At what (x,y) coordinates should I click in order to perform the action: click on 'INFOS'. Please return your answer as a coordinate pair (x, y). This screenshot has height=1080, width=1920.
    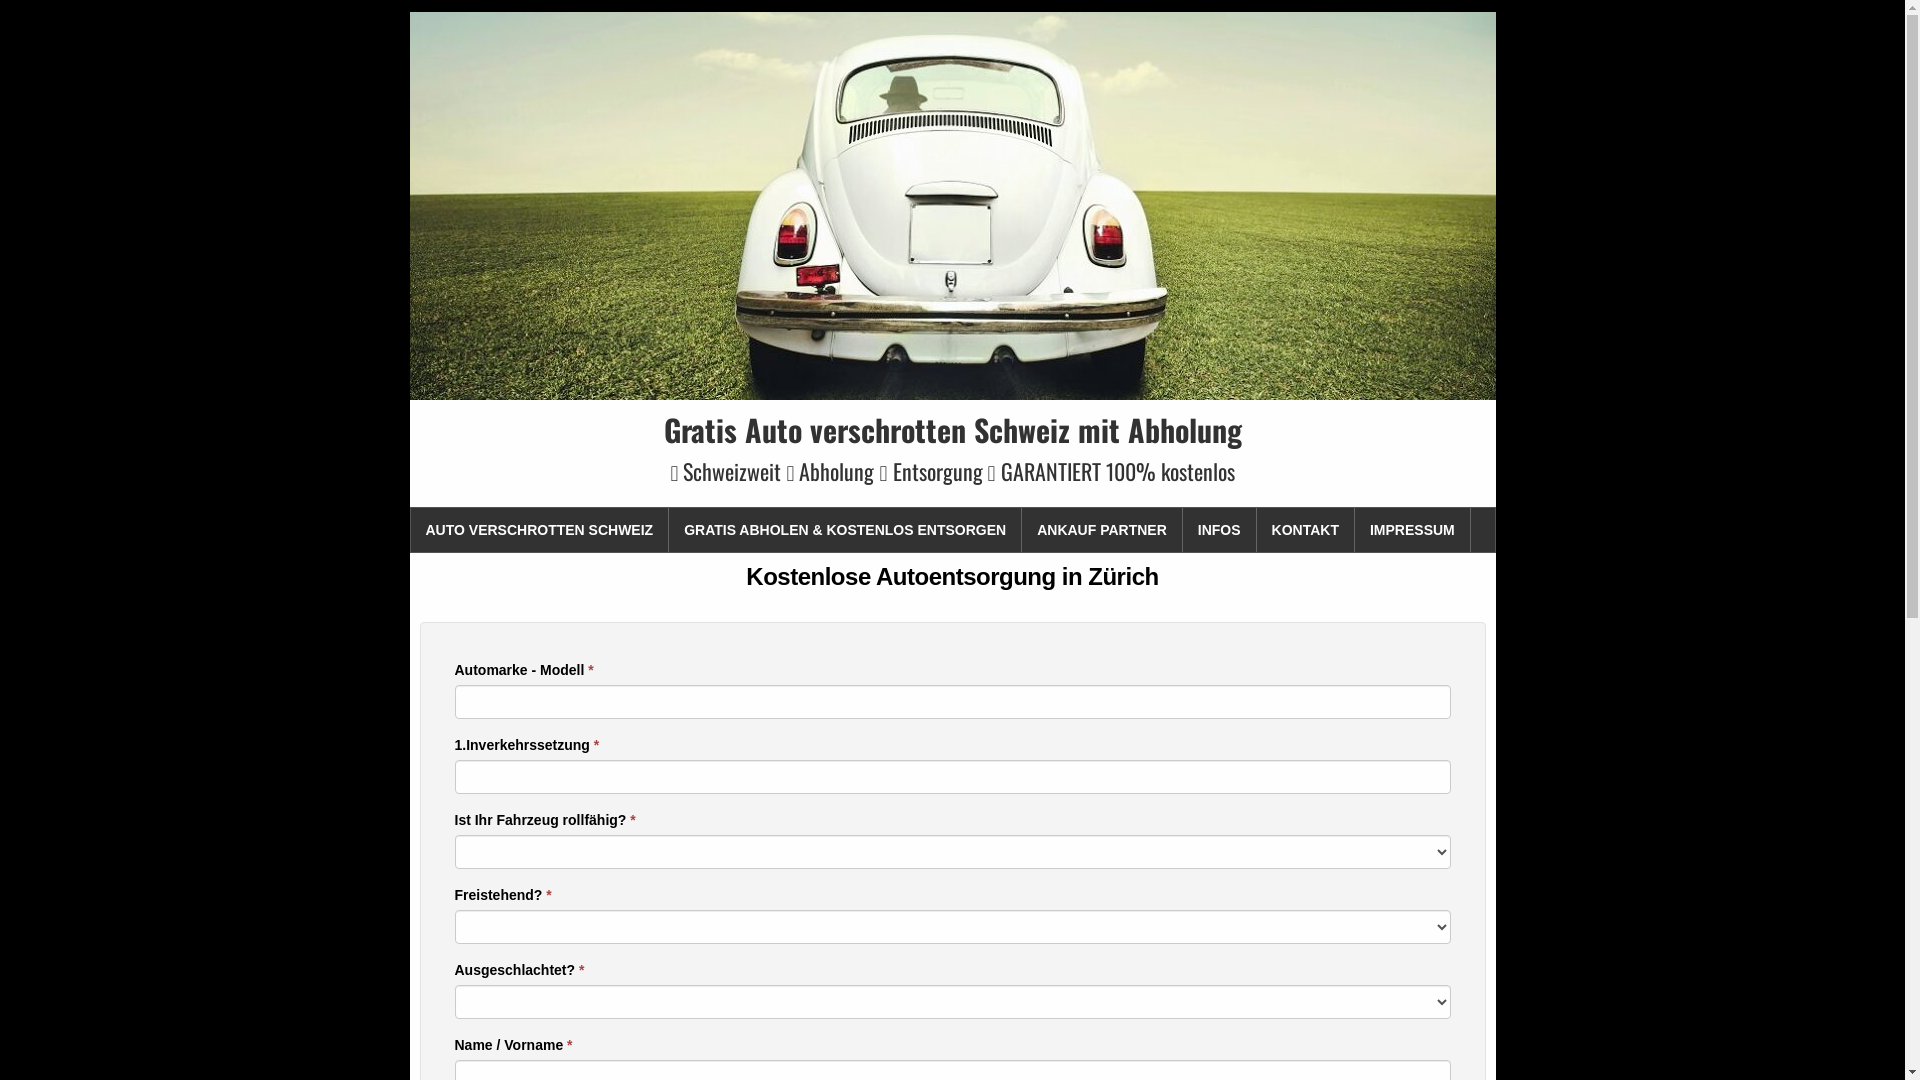
    Looking at the image, I should click on (1218, 528).